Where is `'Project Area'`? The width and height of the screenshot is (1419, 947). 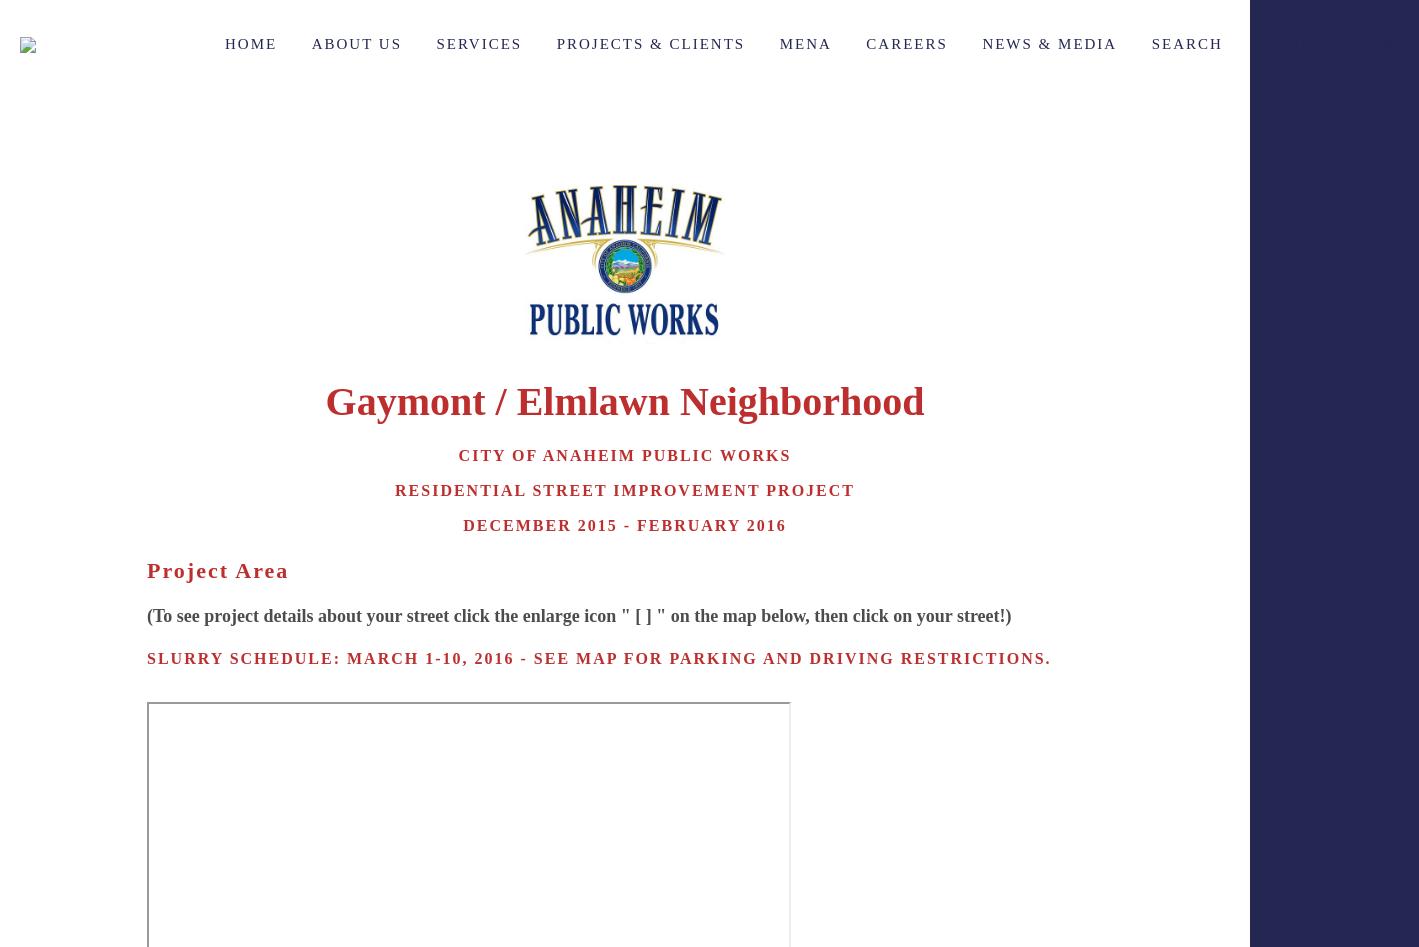 'Project Area' is located at coordinates (146, 569).